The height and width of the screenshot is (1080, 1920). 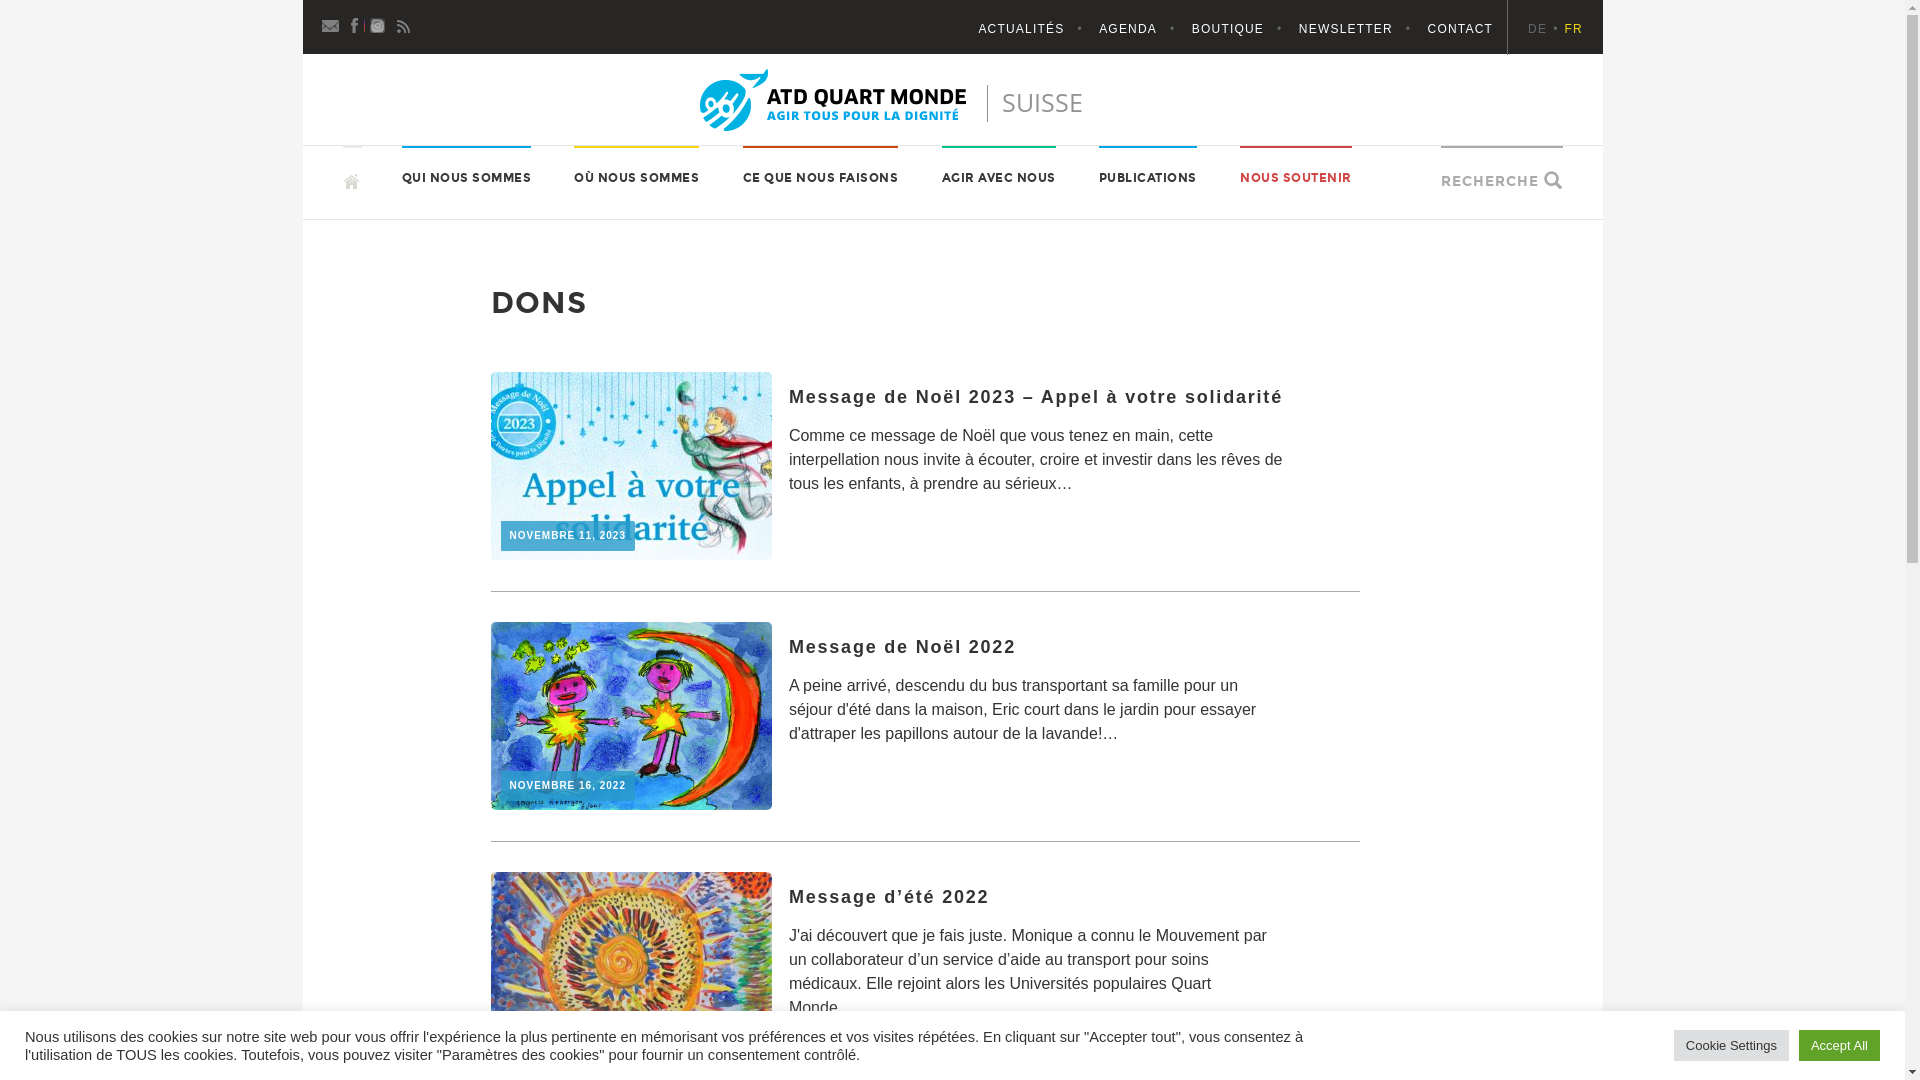 What do you see at coordinates (1299, 29) in the screenshot?
I see `'NEWSLETTER'` at bounding box center [1299, 29].